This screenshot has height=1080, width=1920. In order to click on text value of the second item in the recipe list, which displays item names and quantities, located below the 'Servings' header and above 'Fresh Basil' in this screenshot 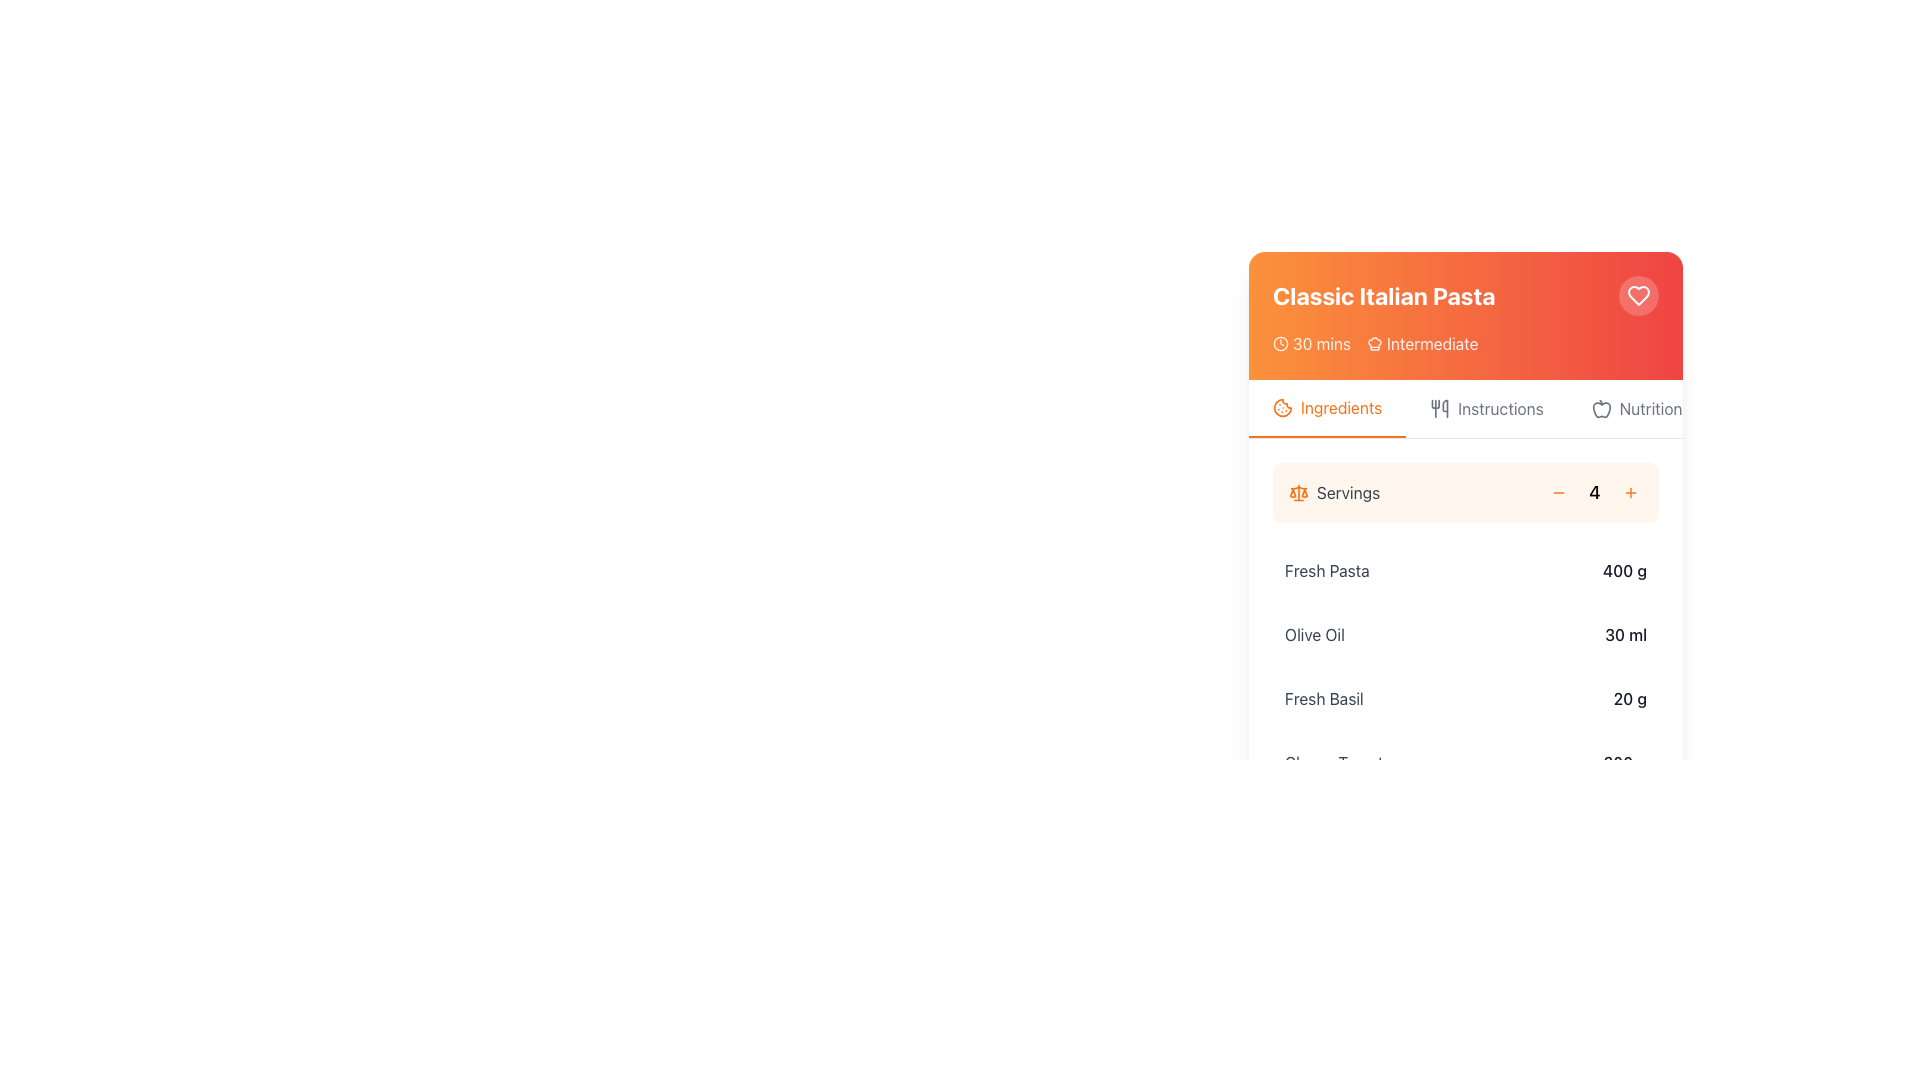, I will do `click(1465, 623)`.